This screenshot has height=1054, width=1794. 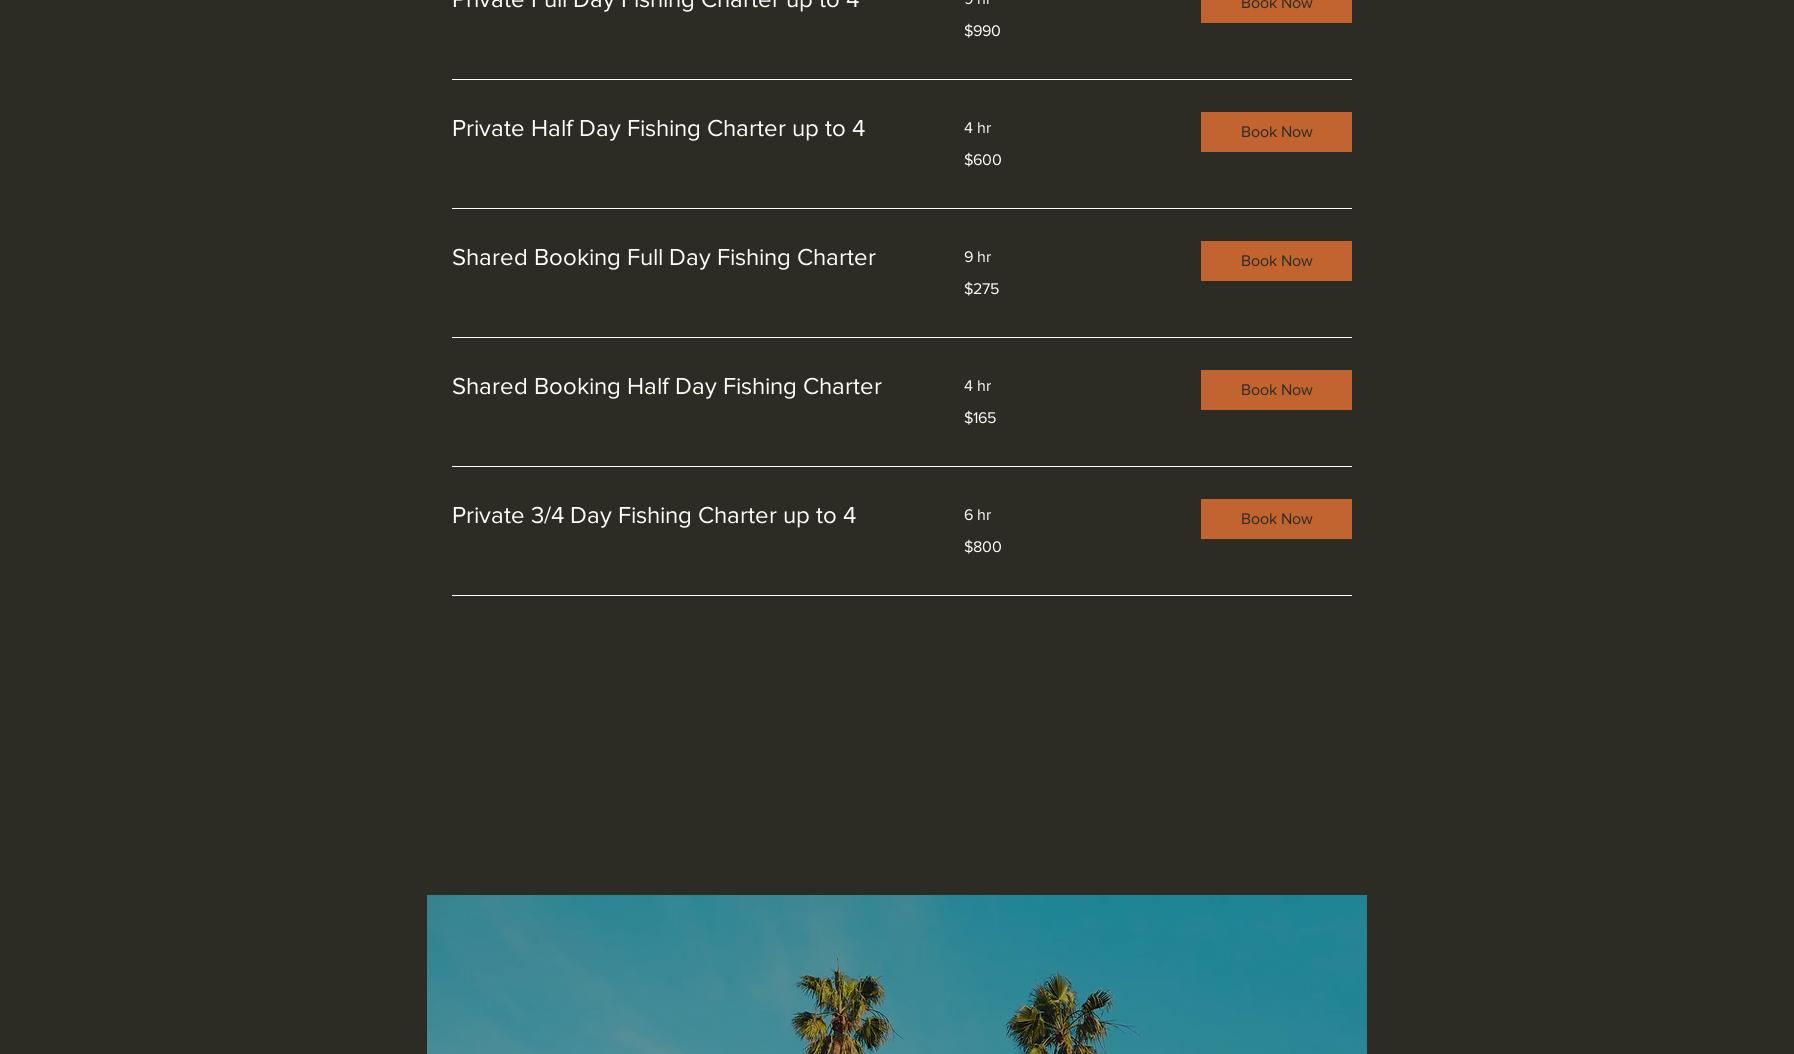 I want to click on '$800', so click(x=962, y=546).